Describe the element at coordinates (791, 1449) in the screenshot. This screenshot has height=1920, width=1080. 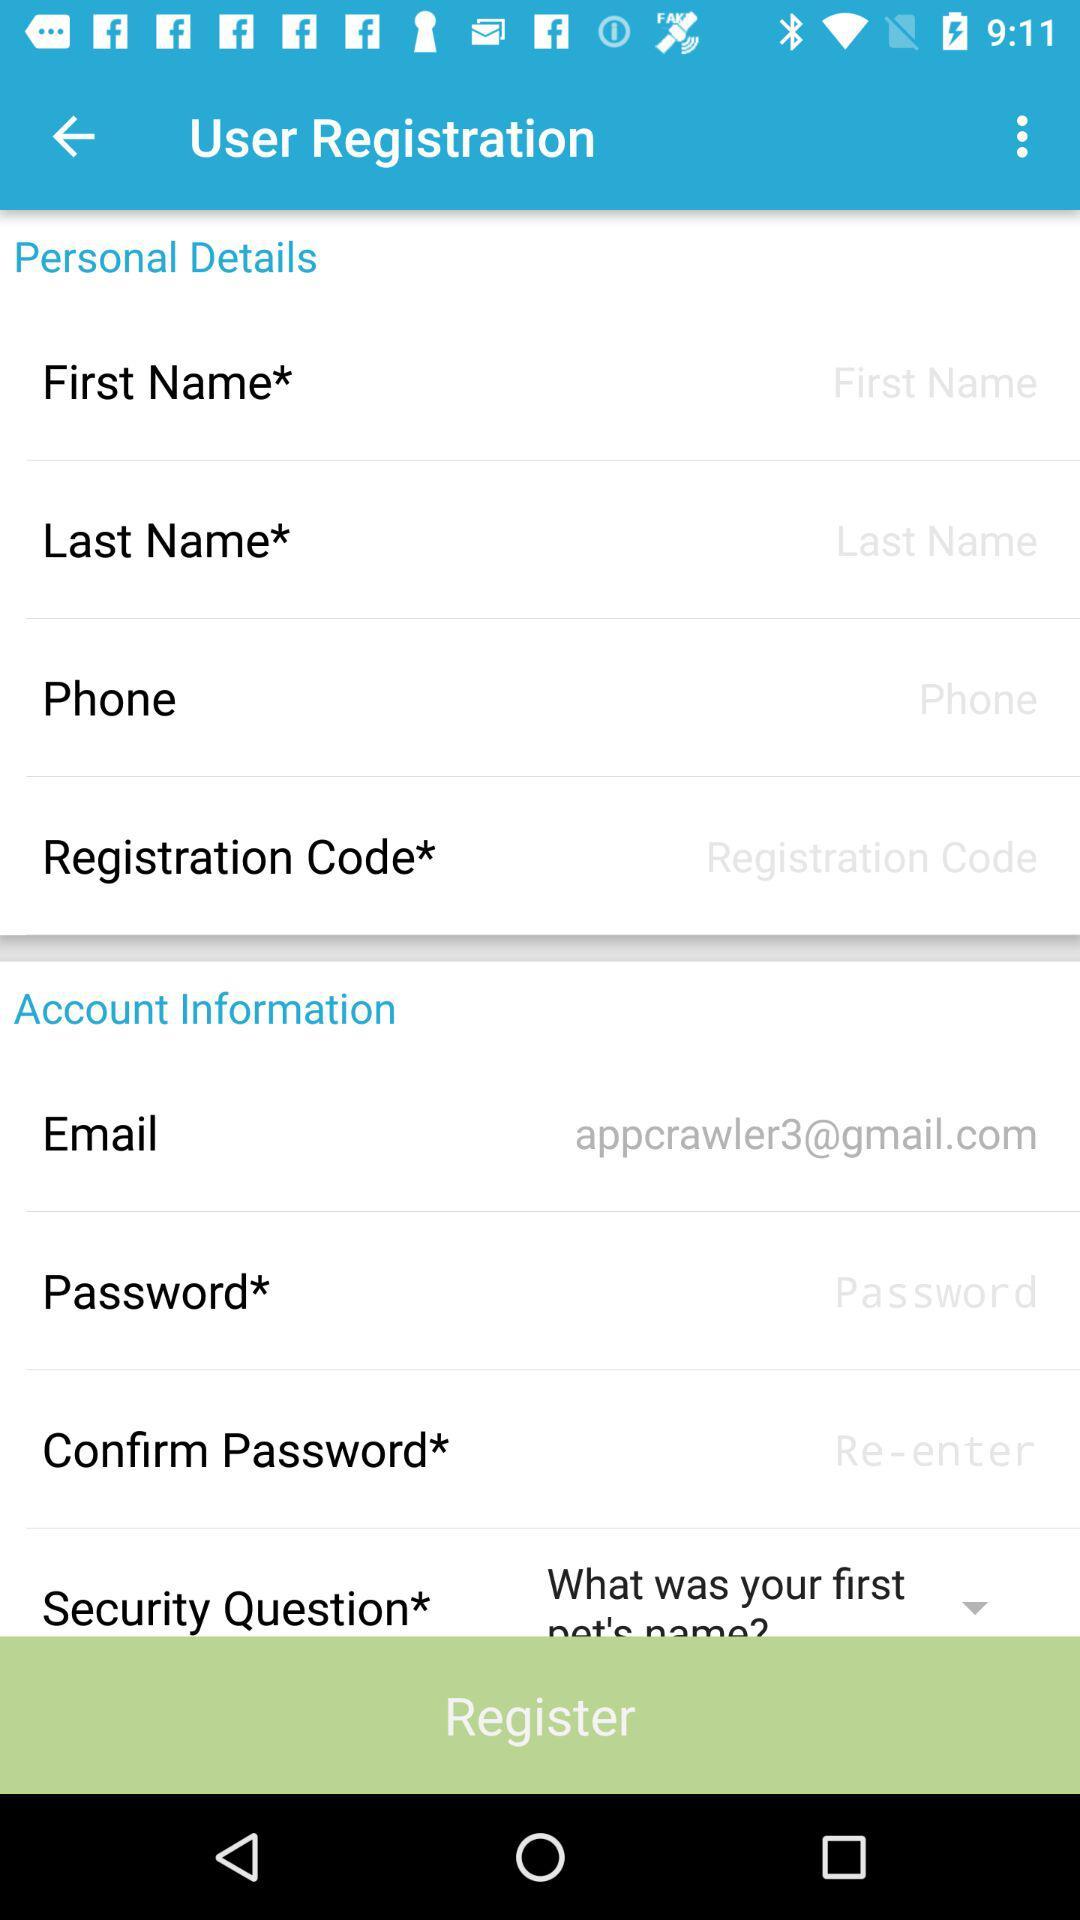
I see `password box` at that location.